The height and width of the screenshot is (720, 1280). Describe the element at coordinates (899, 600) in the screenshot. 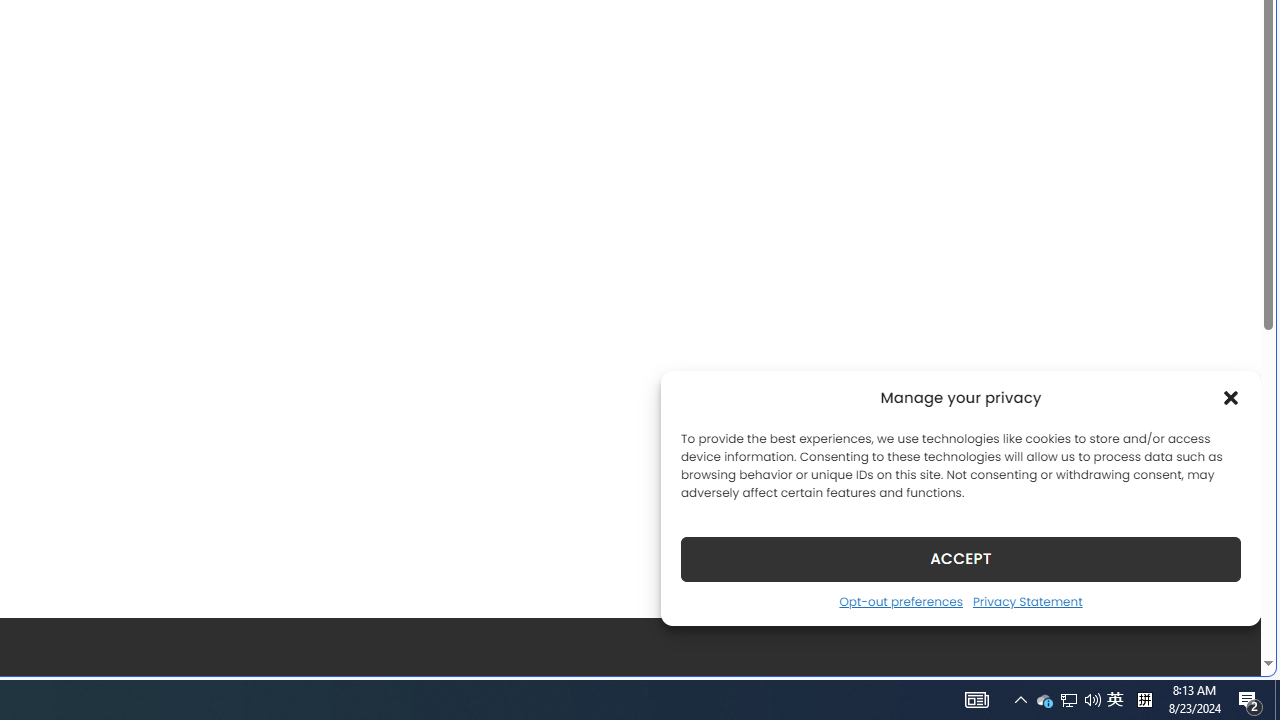

I see `'Opt-out preferences'` at that location.